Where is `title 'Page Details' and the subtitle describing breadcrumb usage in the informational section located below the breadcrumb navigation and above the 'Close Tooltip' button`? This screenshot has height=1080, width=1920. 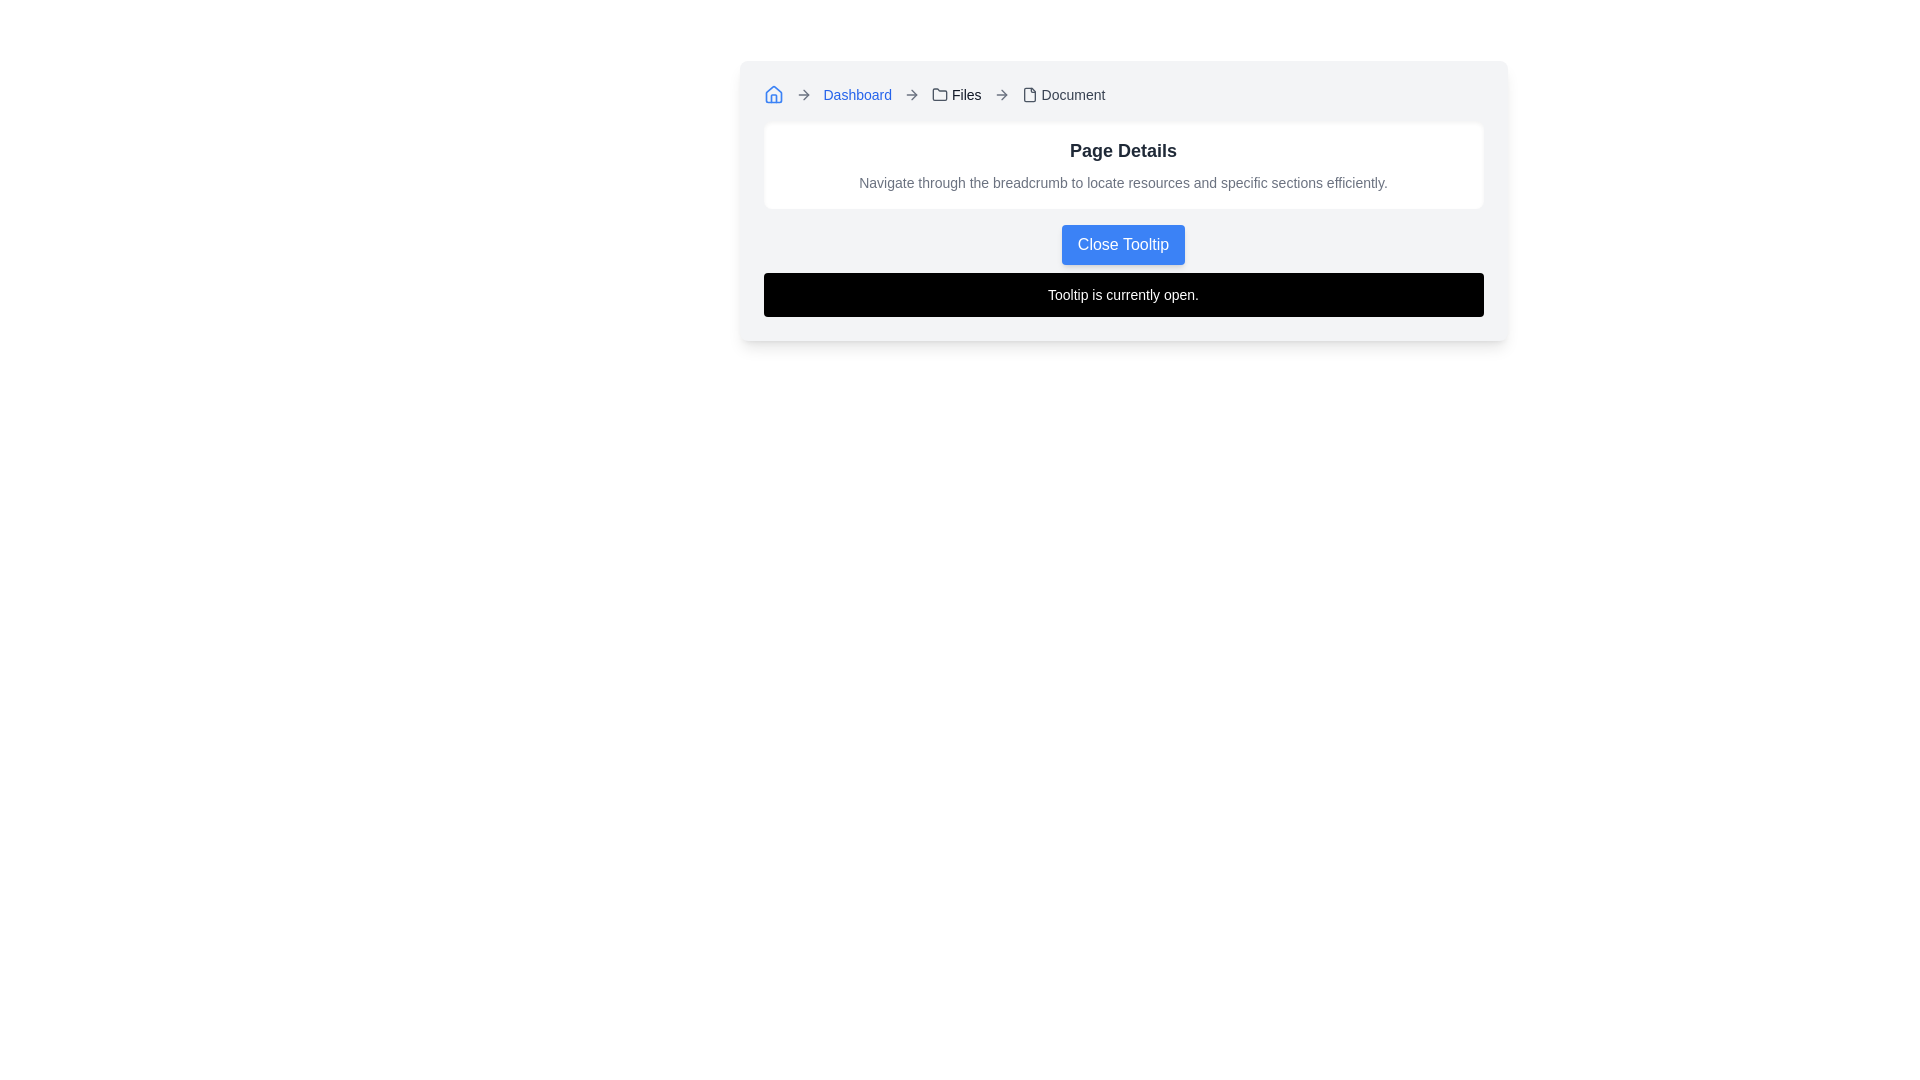 title 'Page Details' and the subtitle describing breadcrumb usage in the informational section located below the breadcrumb navigation and above the 'Close Tooltip' button is located at coordinates (1123, 164).